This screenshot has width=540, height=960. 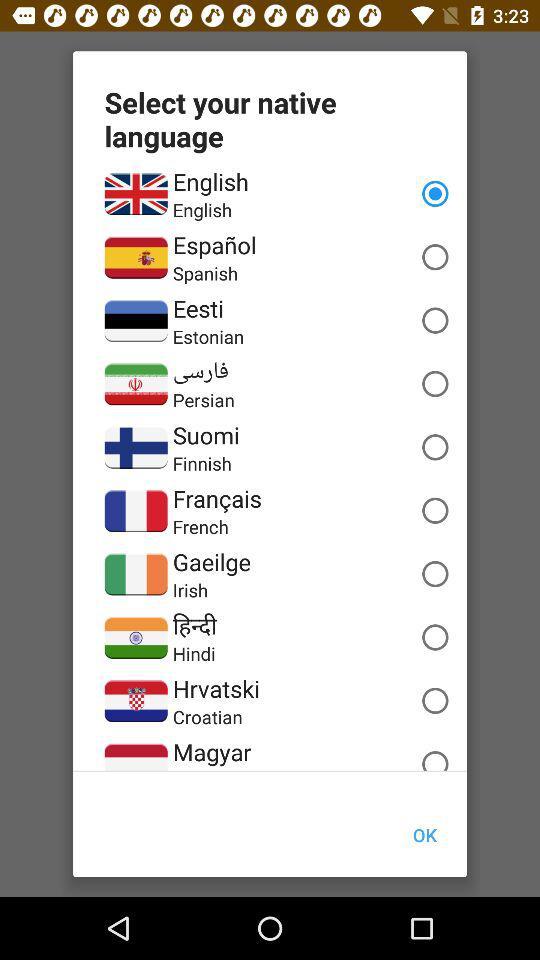 I want to click on the magyar, so click(x=211, y=751).